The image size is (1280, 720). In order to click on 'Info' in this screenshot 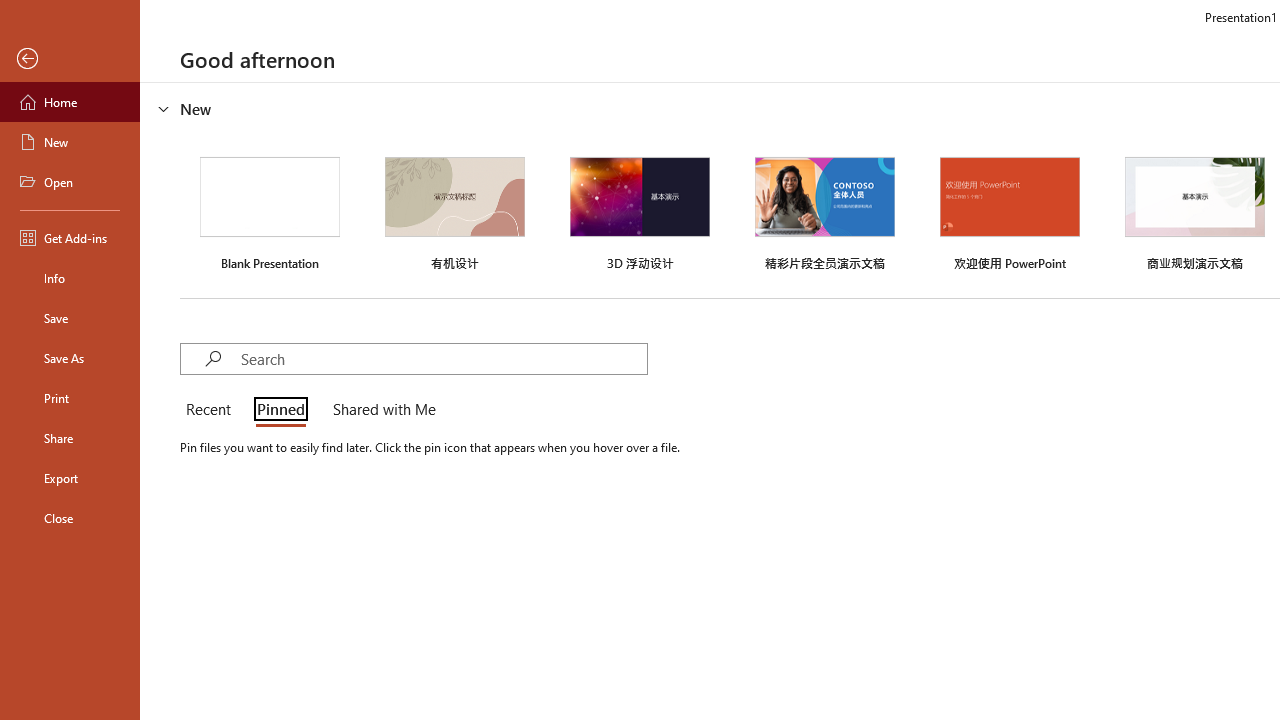, I will do `click(69, 277)`.